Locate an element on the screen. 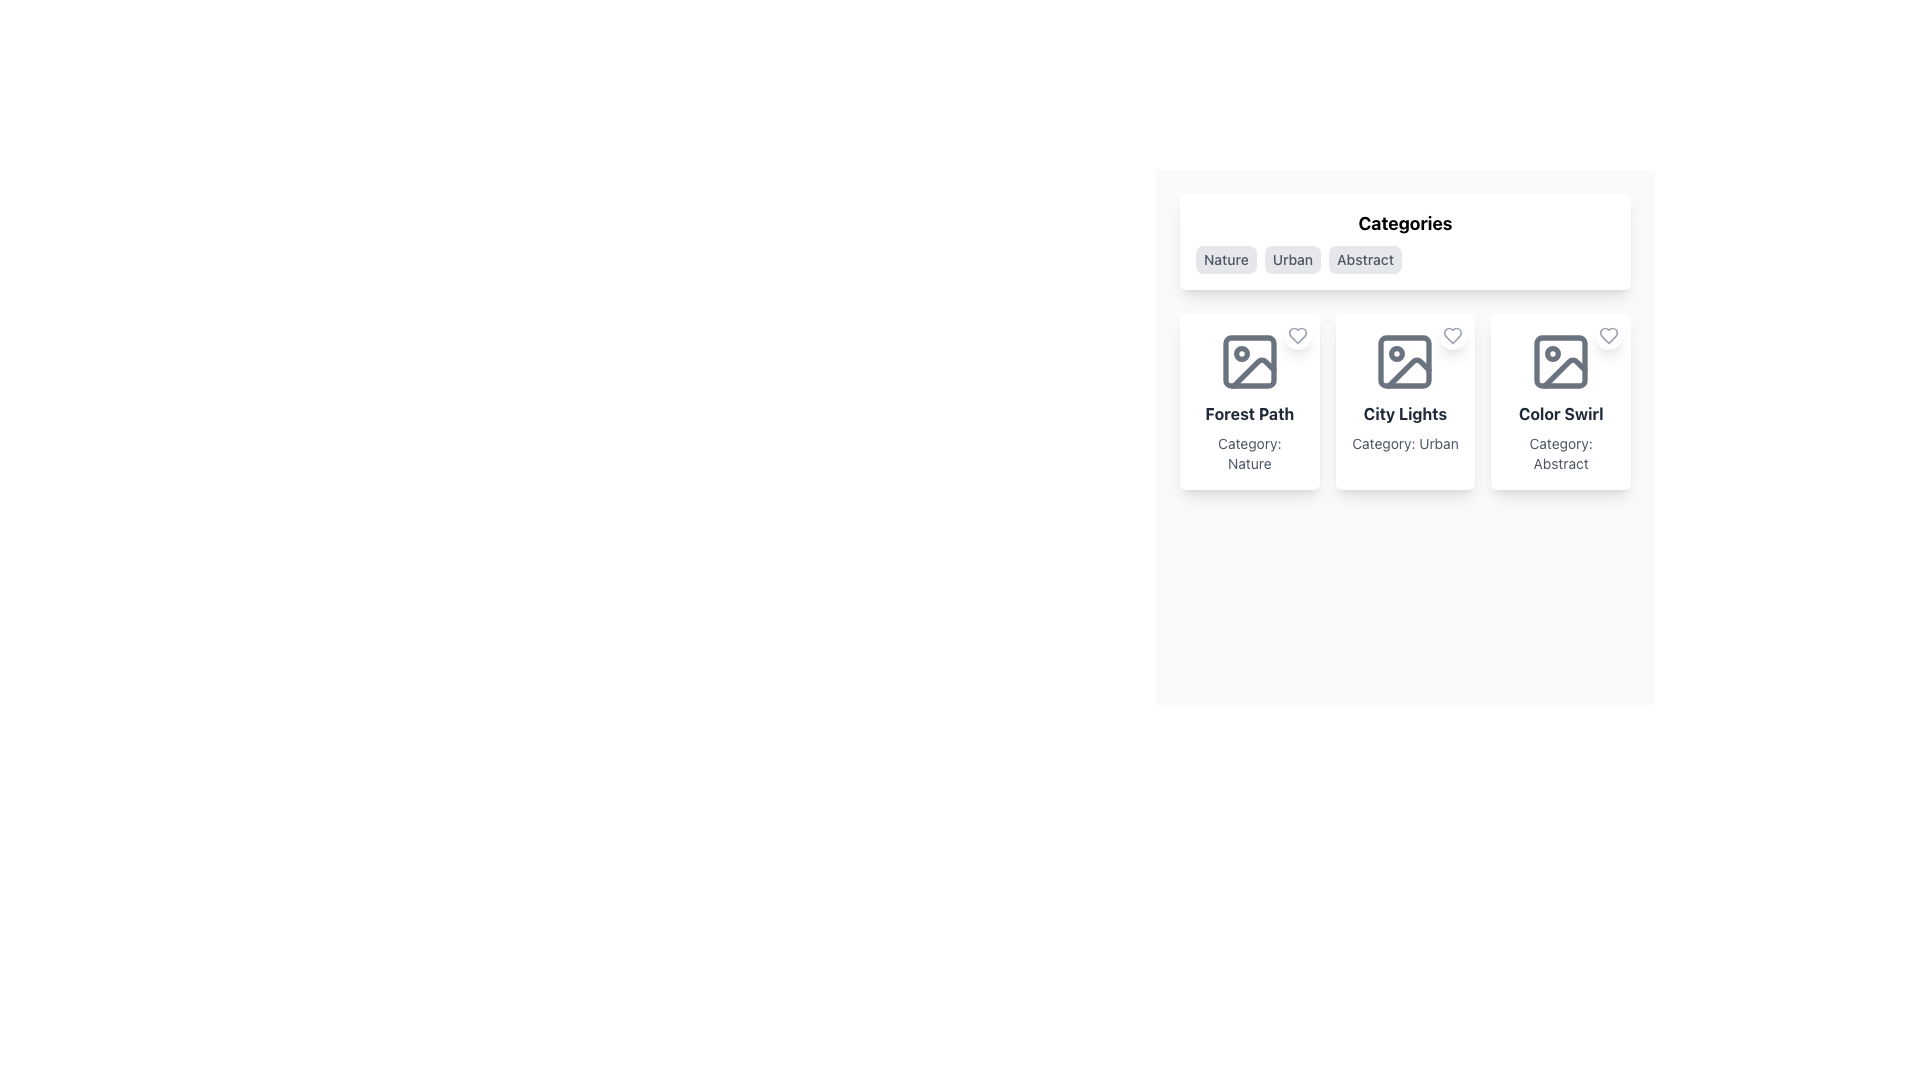 This screenshot has height=1080, width=1920. the round button with a heart-shaped icon outlined in gray located in the top-right position of the 'City Lights' card is located at coordinates (1453, 334).